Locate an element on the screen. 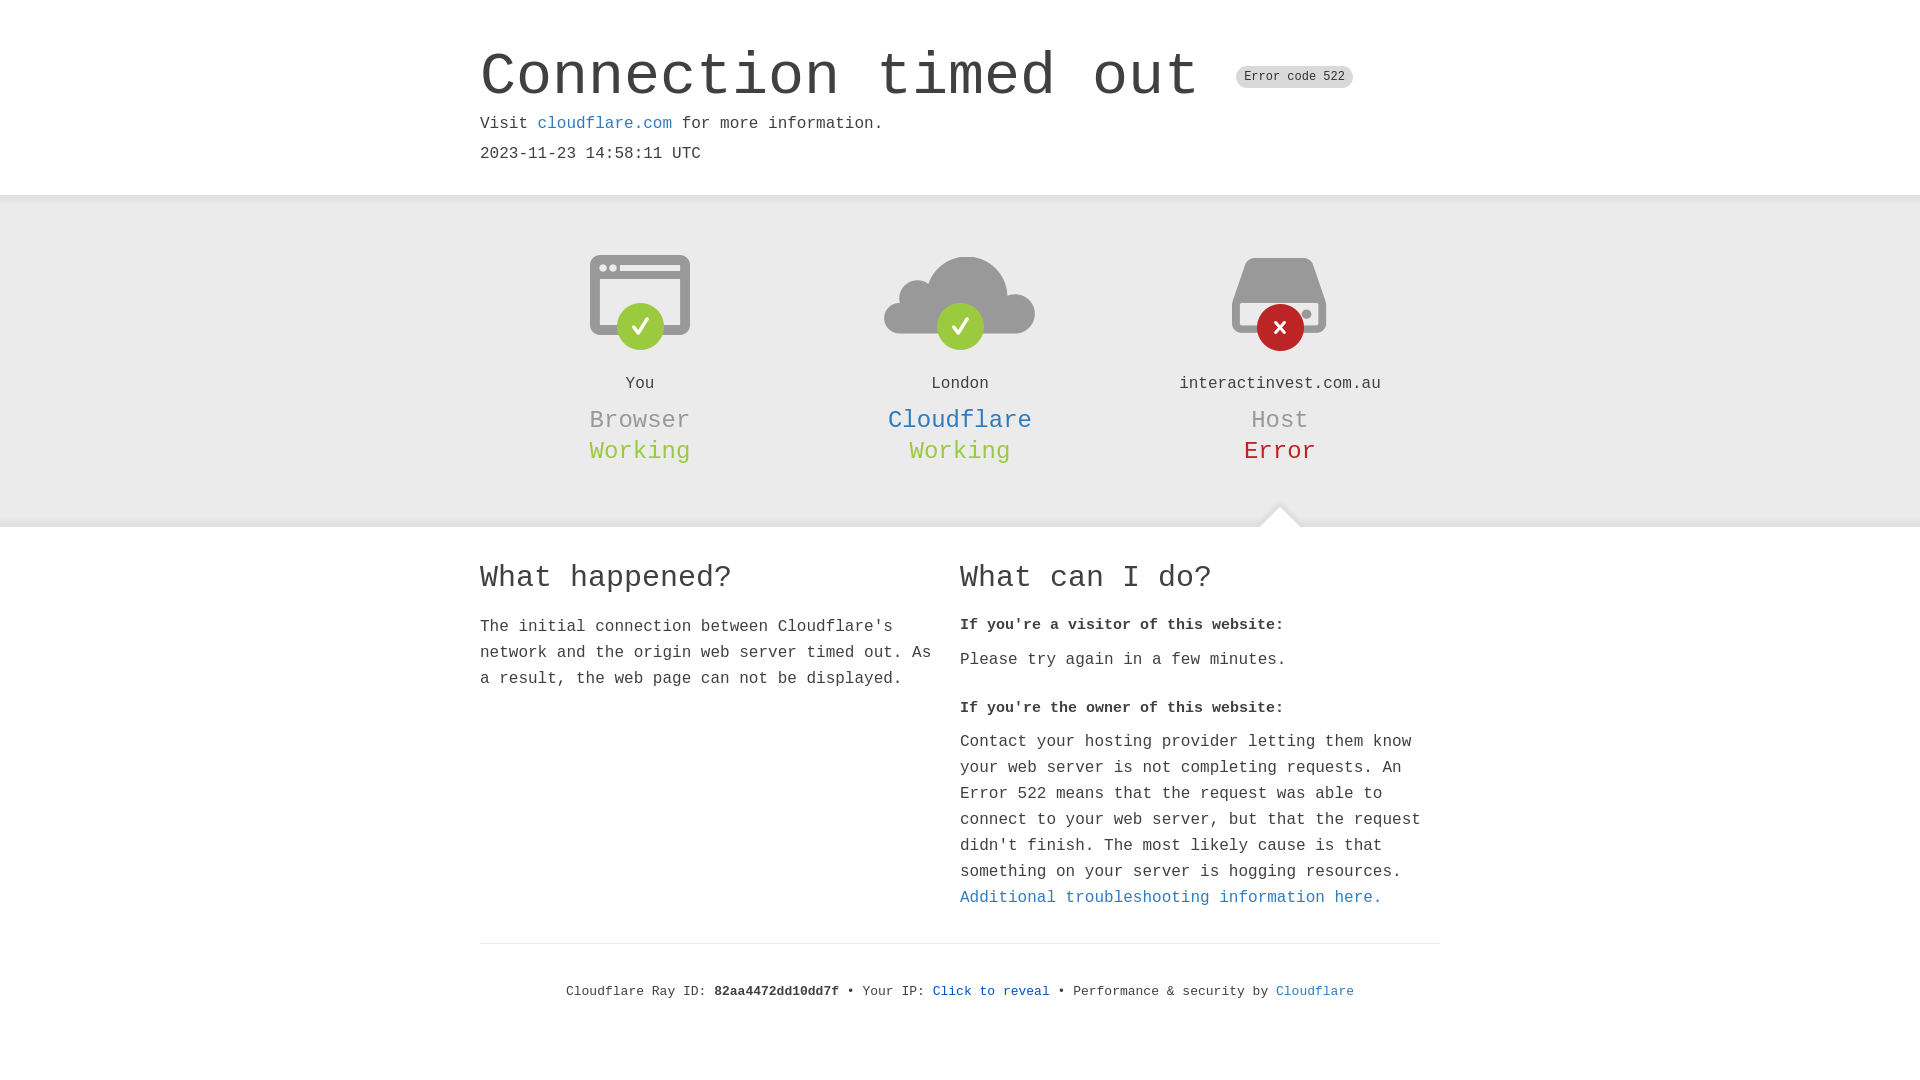  'Click to reveal' is located at coordinates (931, 991).